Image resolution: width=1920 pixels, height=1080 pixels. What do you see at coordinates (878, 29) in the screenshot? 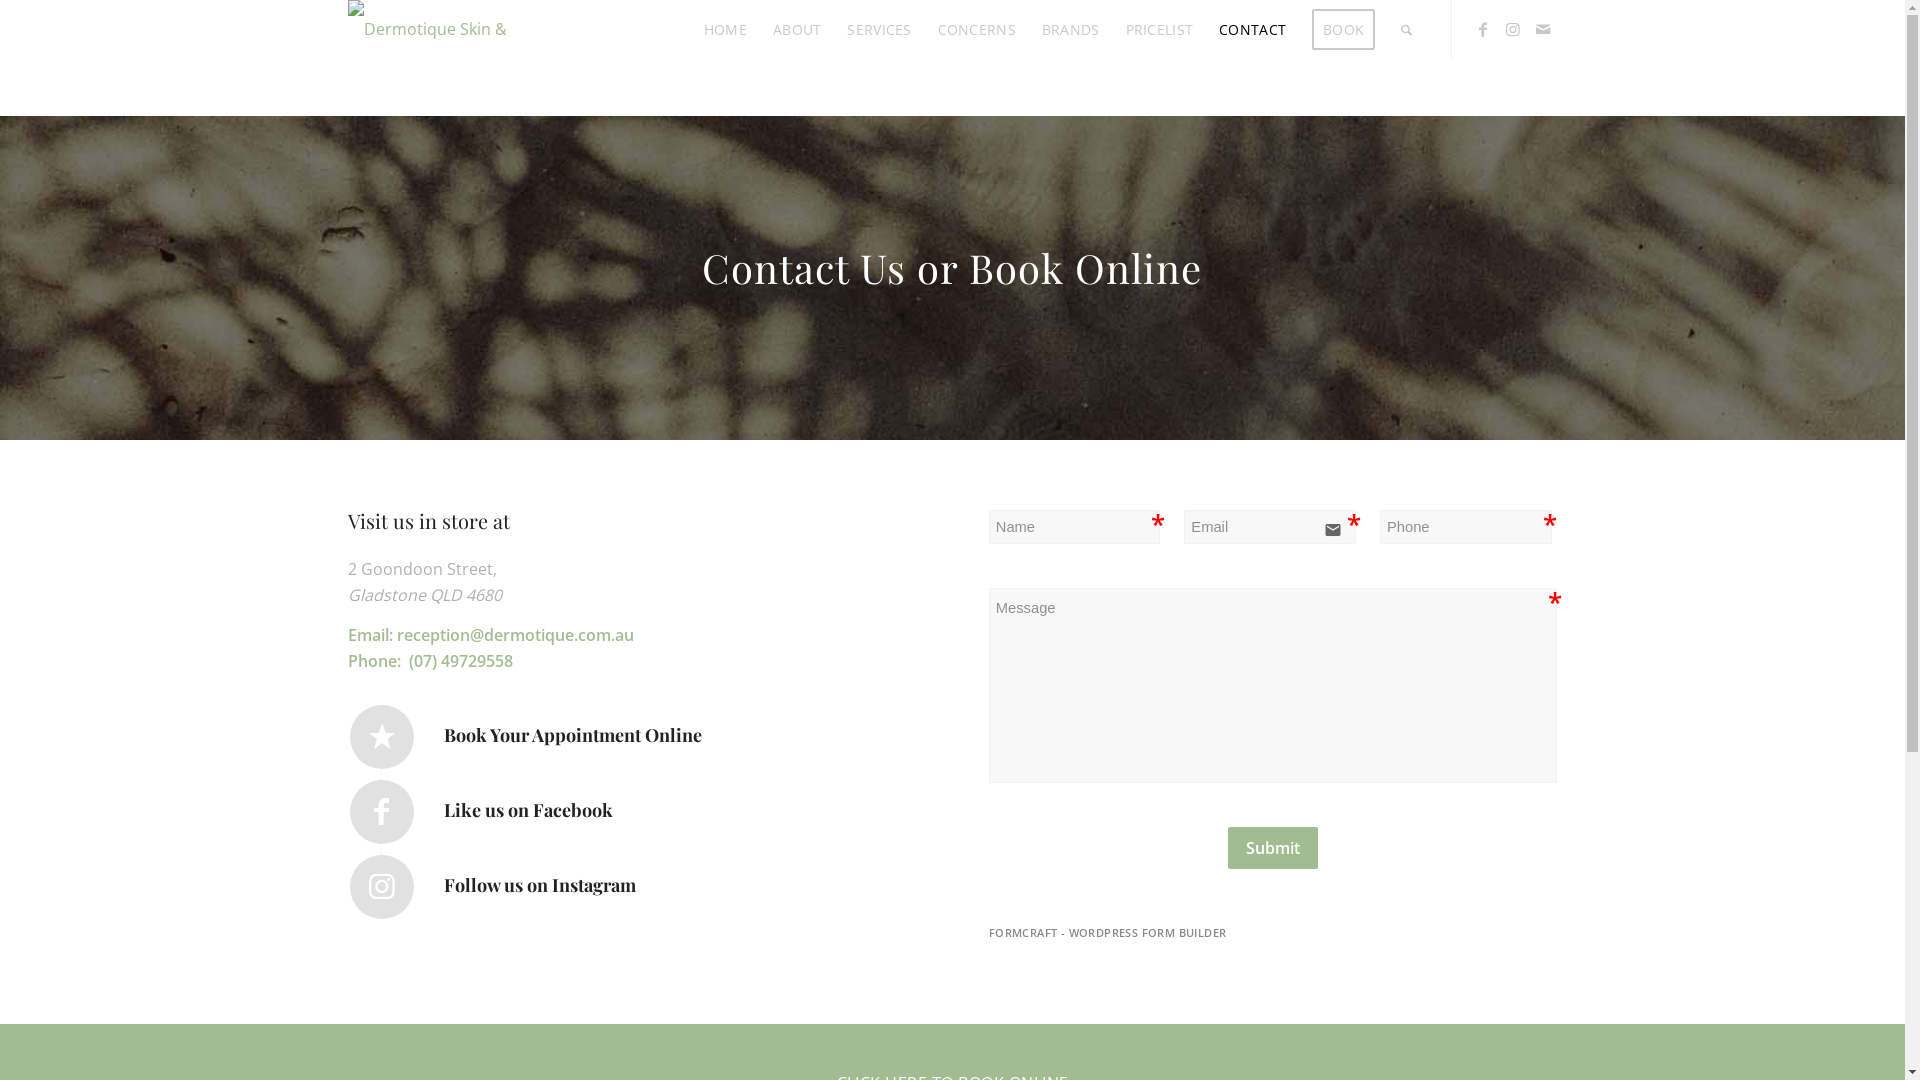
I see `'SERVICES'` at bounding box center [878, 29].